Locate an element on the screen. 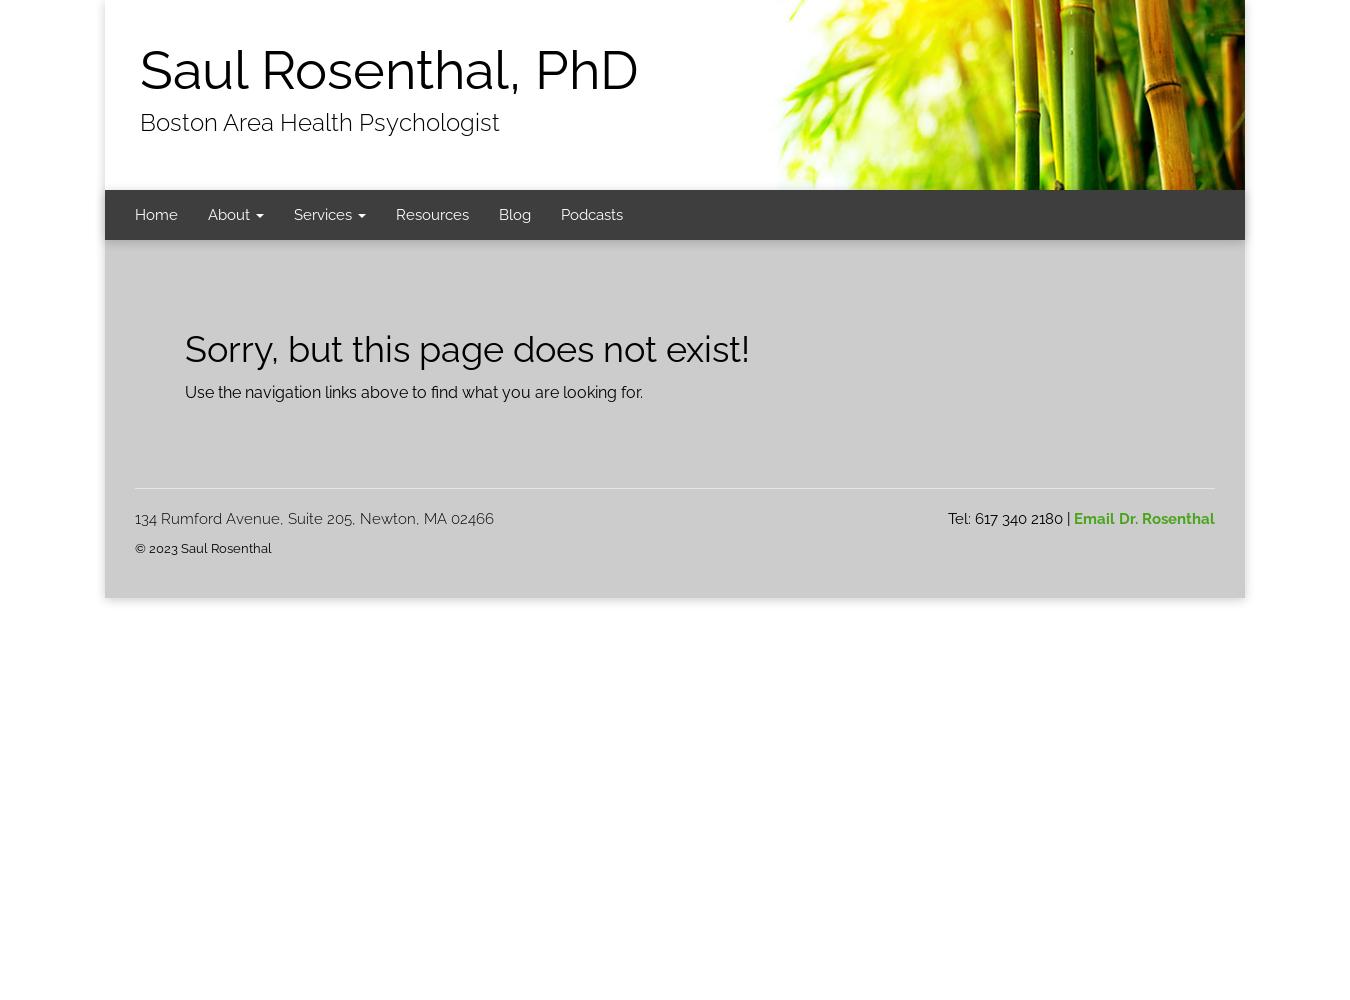 The width and height of the screenshot is (1350, 1000). 'Tel: 617 340 2180 |' is located at coordinates (1010, 518).